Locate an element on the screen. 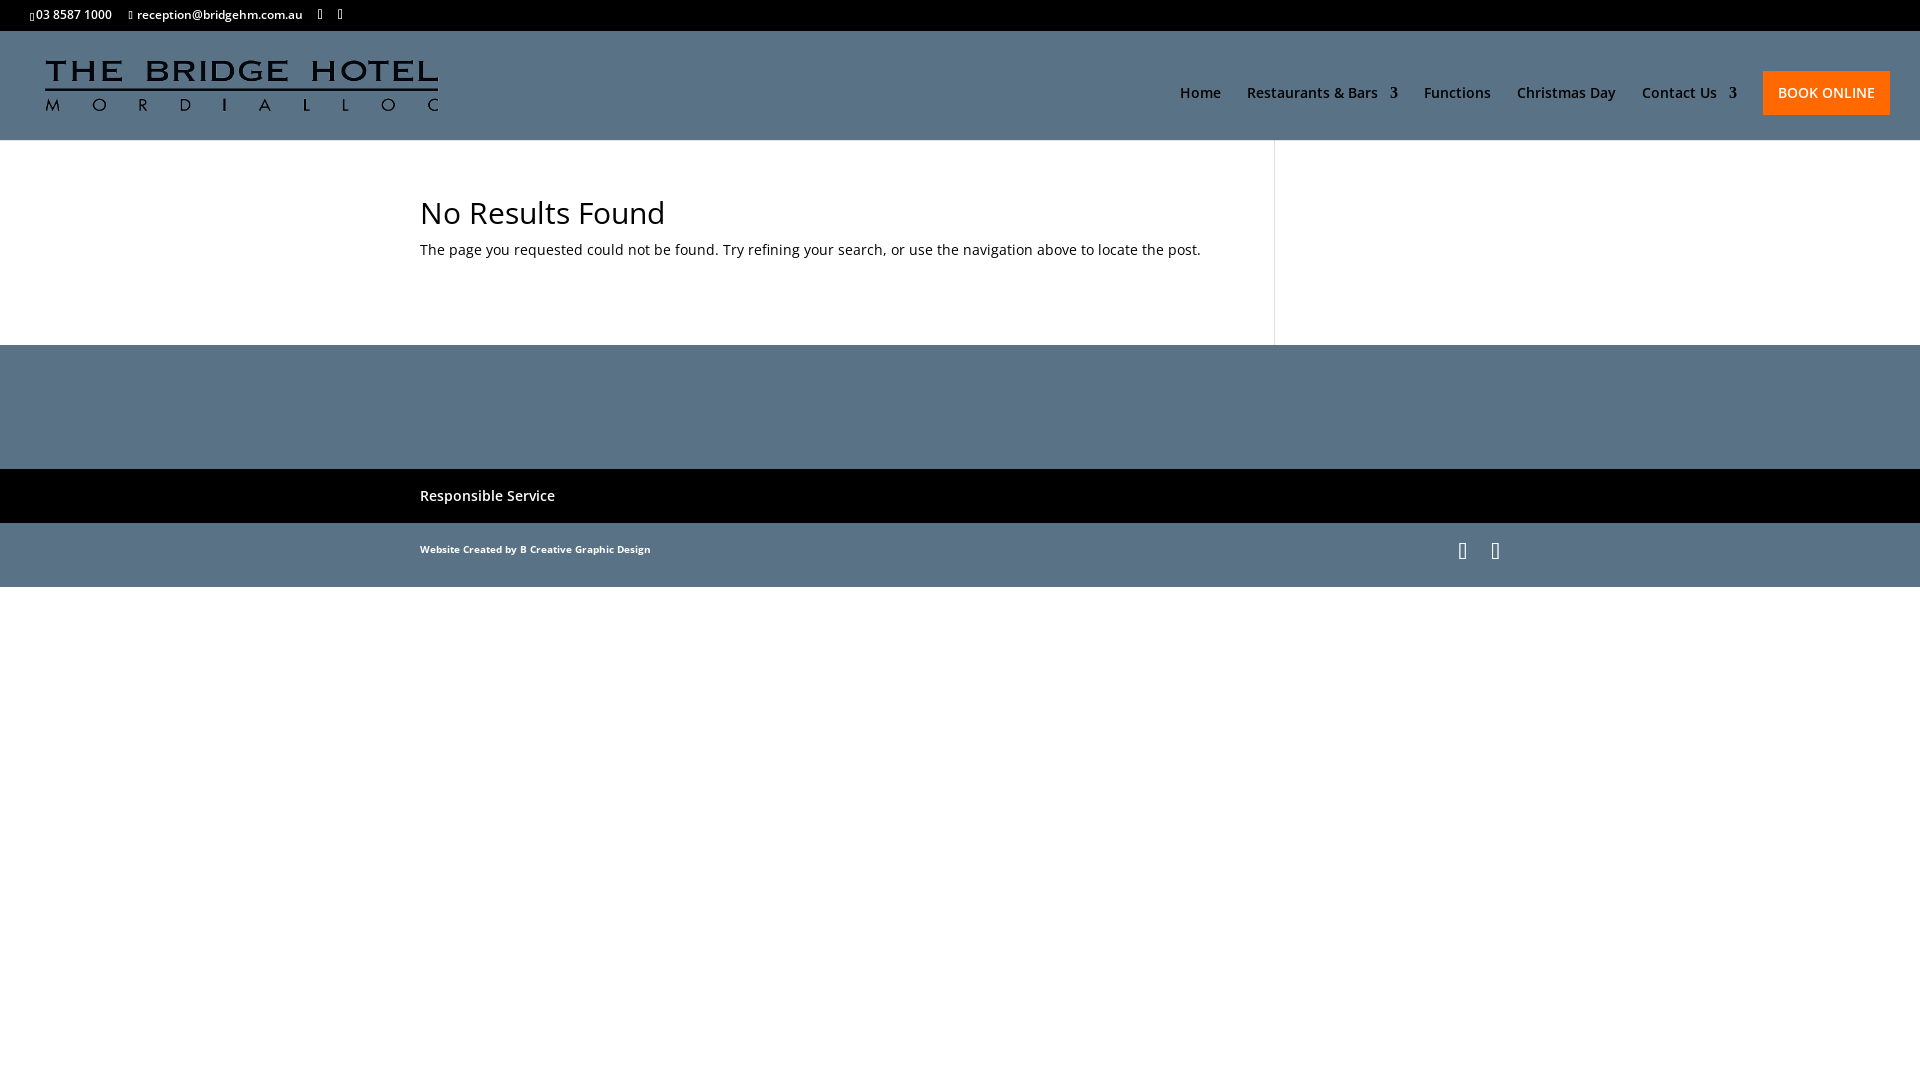 The width and height of the screenshot is (1920, 1080). 'Responsible Service' is located at coordinates (487, 495).